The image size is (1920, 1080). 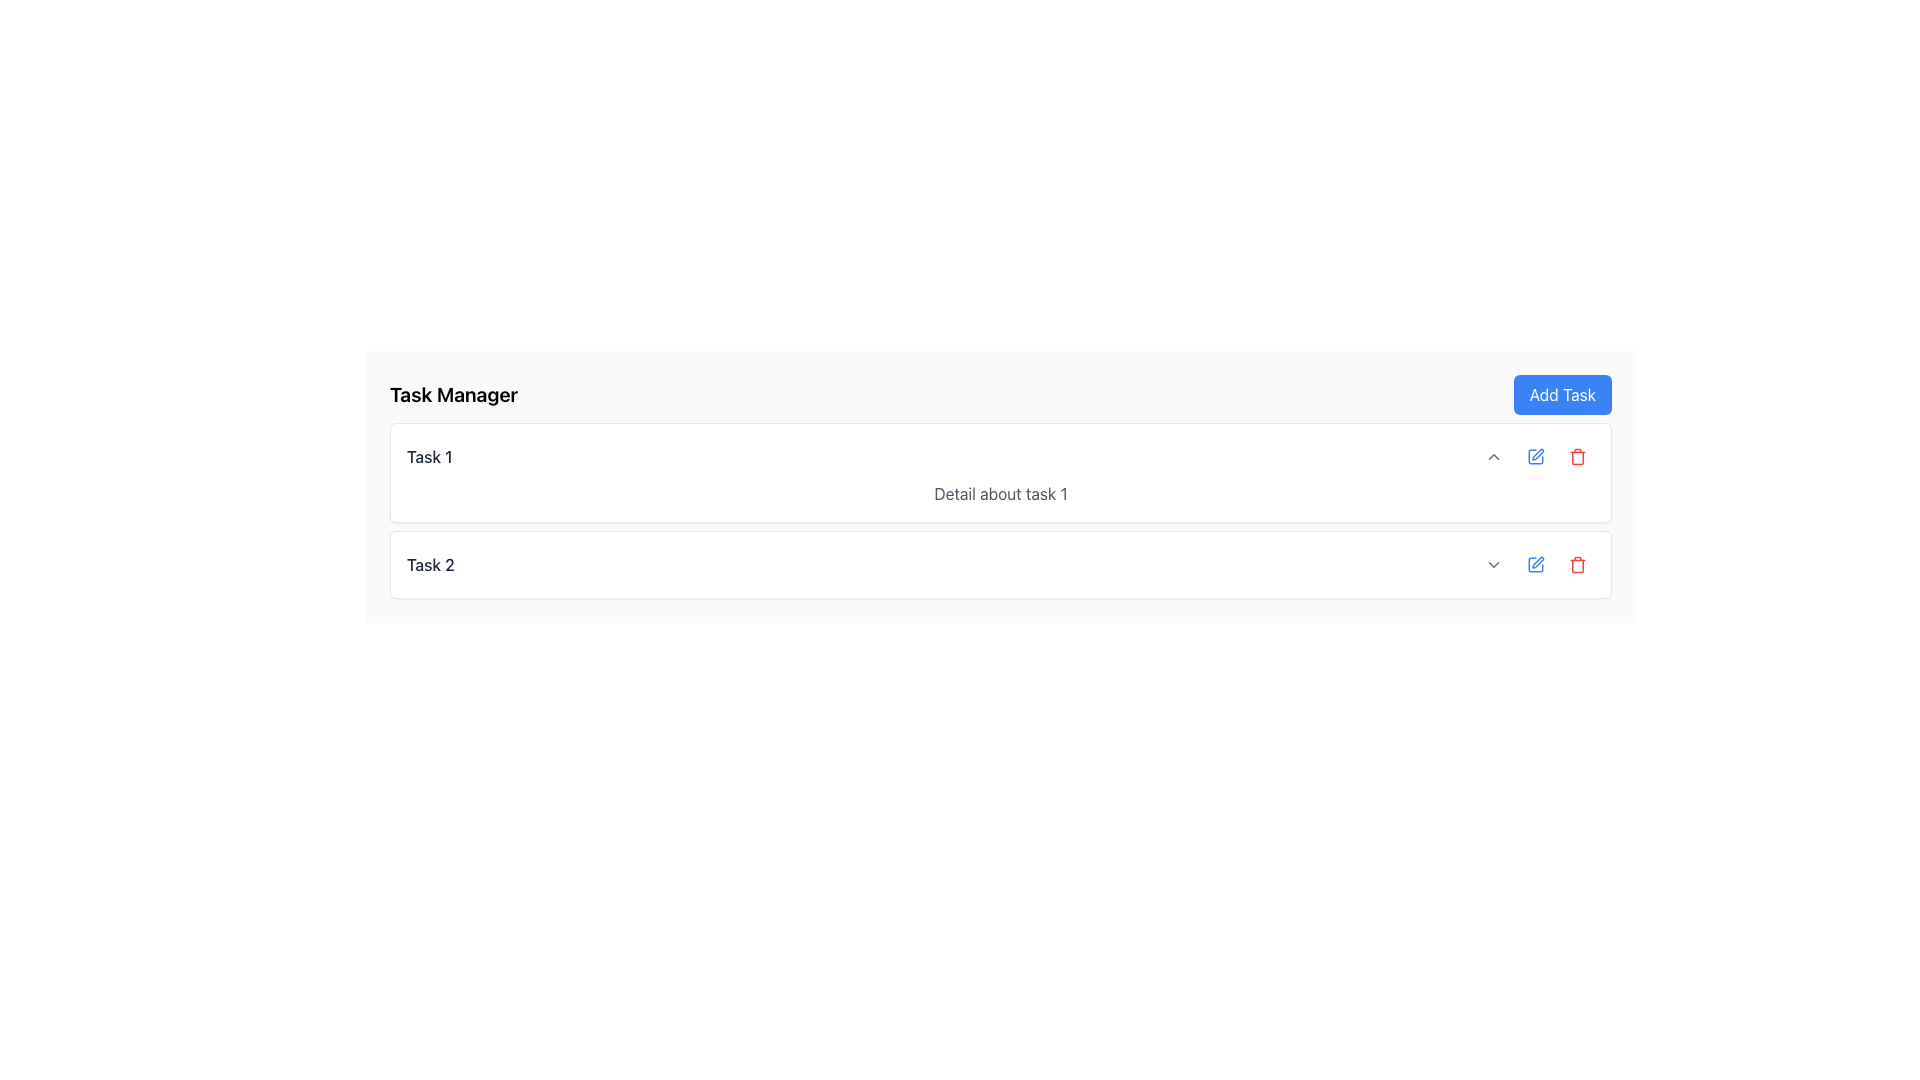 What do you see at coordinates (1535, 564) in the screenshot?
I see `the pen icon button located on the right side of the task list for 'Task 2' to initiate an edit action` at bounding box center [1535, 564].